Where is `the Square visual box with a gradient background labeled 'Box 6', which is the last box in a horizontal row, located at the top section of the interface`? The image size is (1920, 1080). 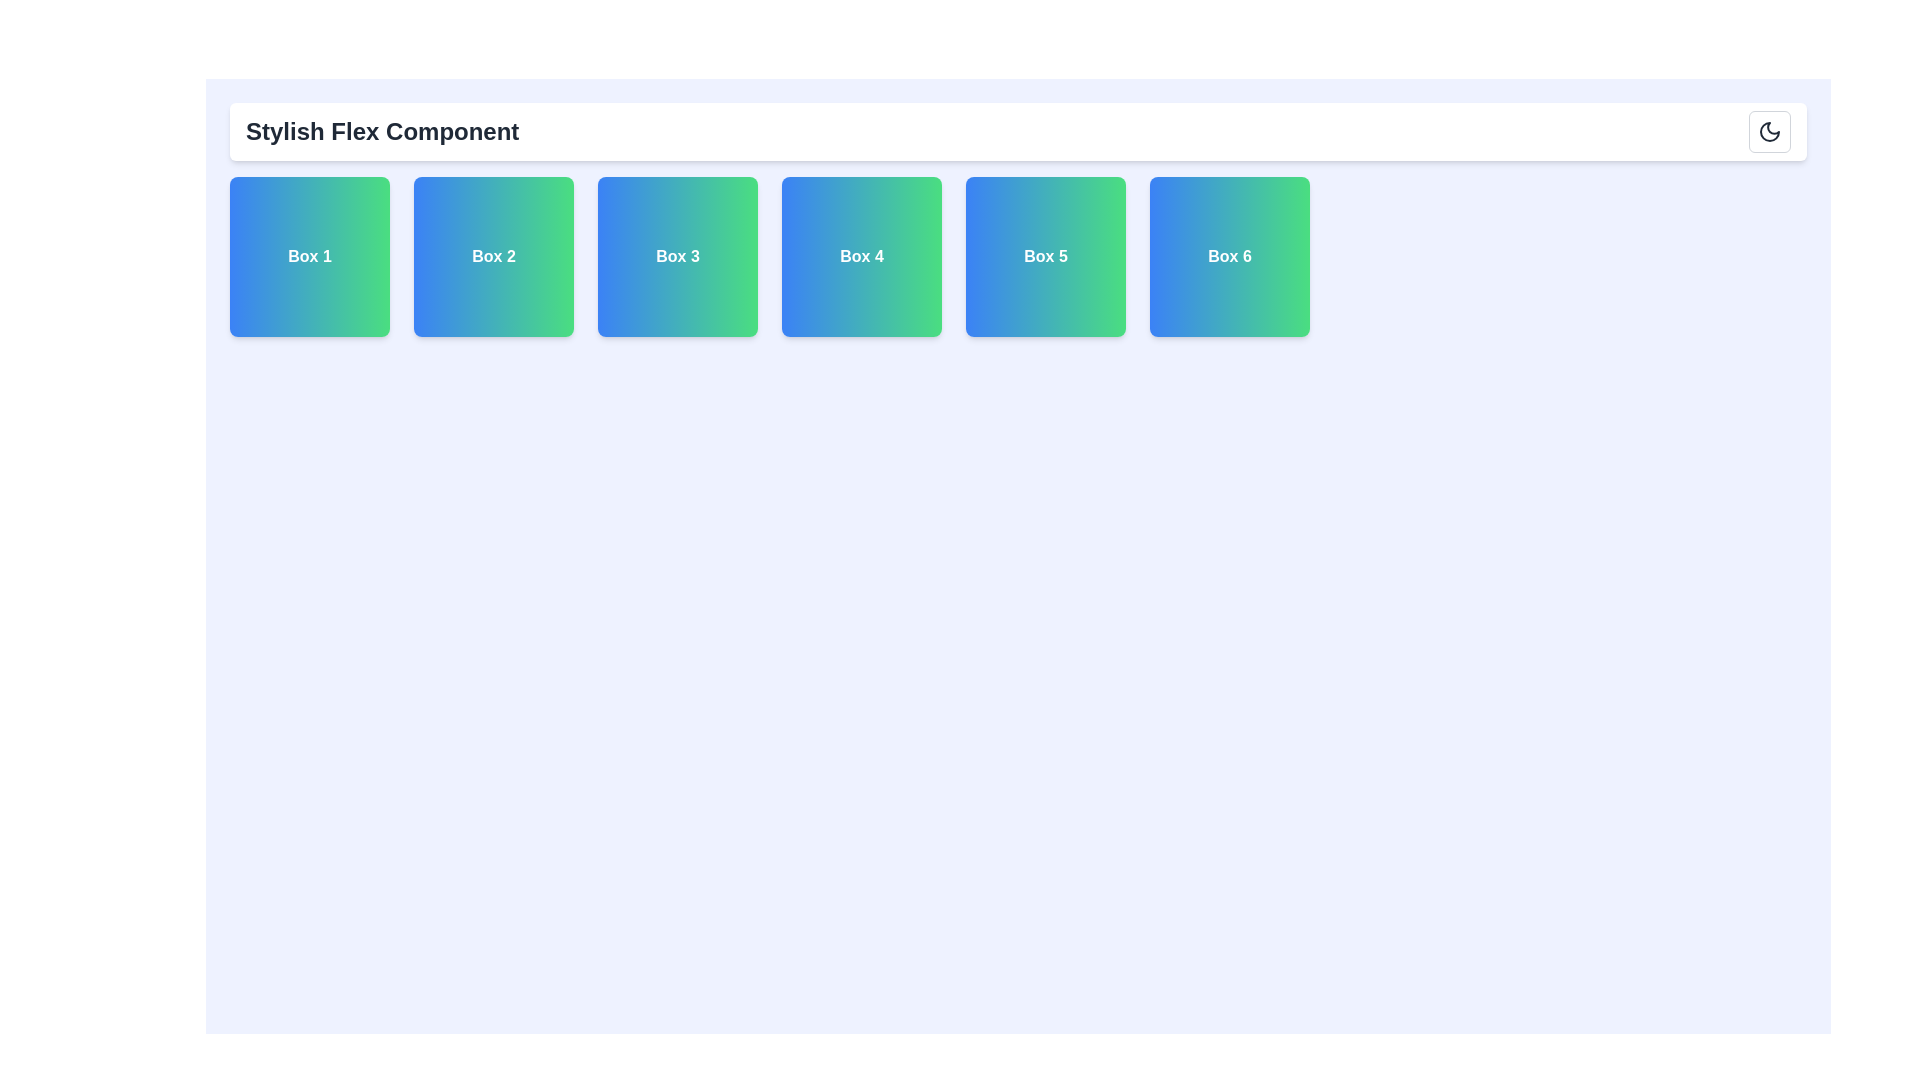
the Square visual box with a gradient background labeled 'Box 6', which is the last box in a horizontal row, located at the top section of the interface is located at coordinates (1228, 256).